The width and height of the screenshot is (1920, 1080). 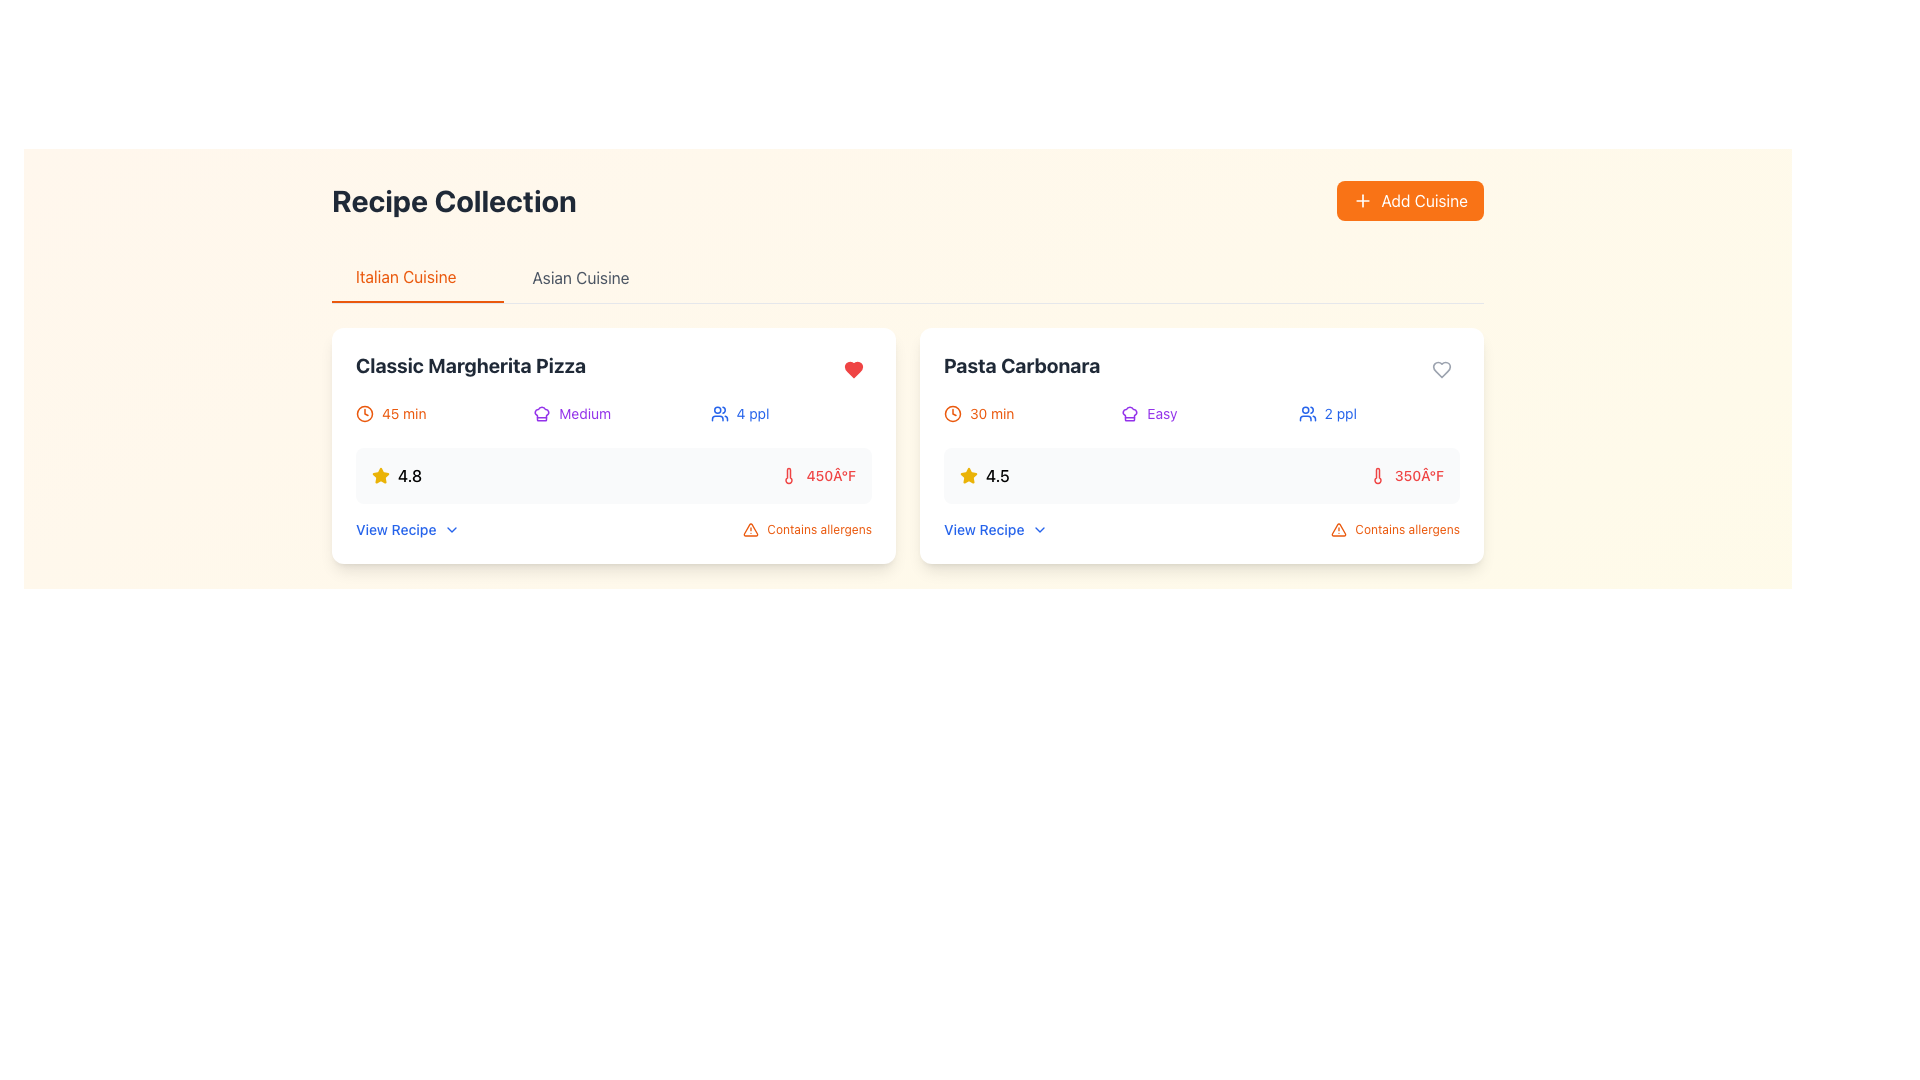 I want to click on the 'Add Cuisine' text label inside the orange button located towards the top-right of the interface, so click(x=1423, y=200).